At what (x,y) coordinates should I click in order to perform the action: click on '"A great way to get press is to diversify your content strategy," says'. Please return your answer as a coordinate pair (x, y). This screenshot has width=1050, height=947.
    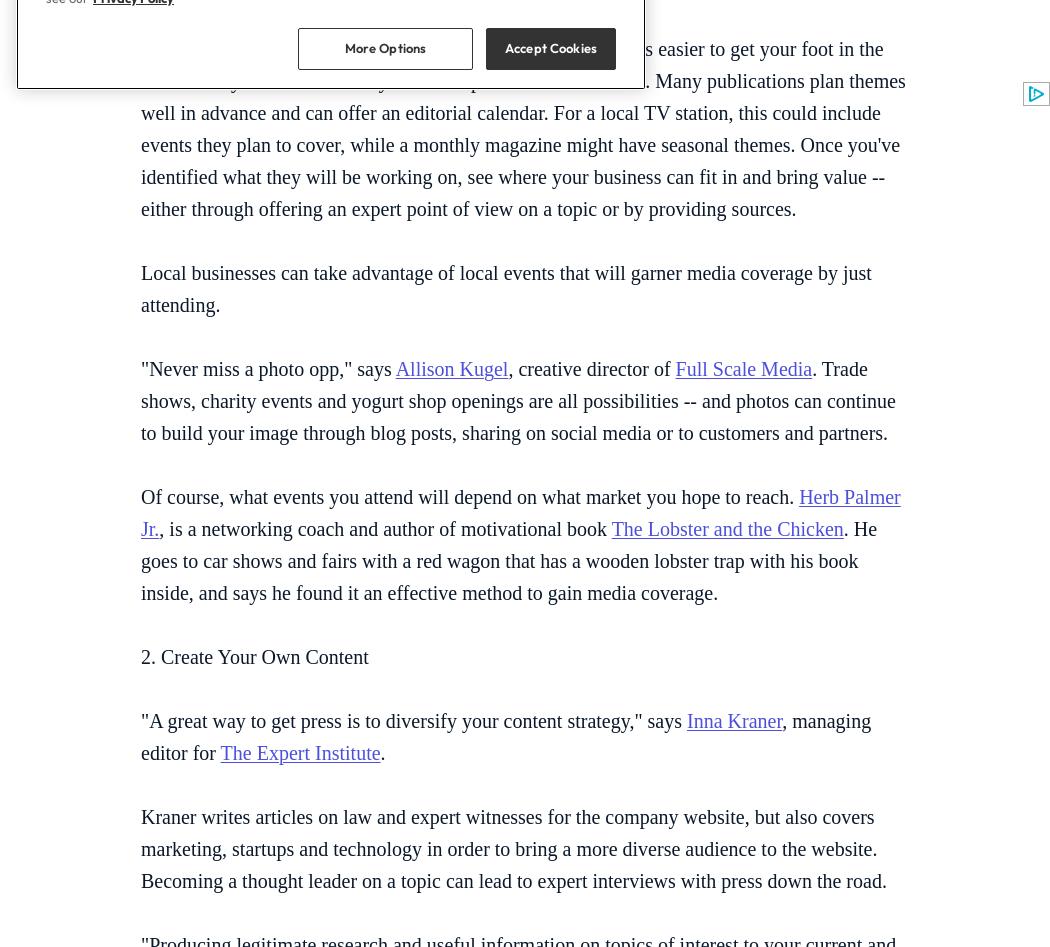
    Looking at the image, I should click on (413, 719).